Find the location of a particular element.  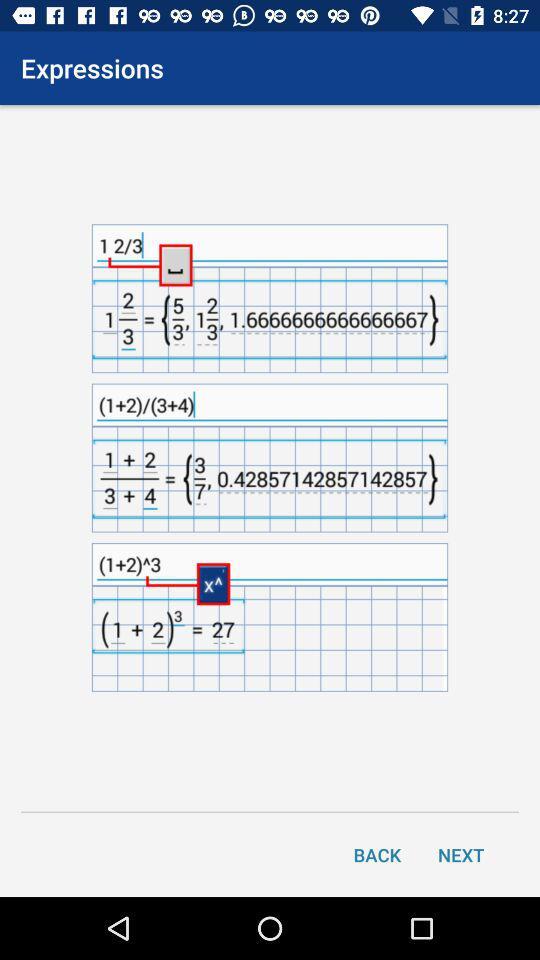

next item is located at coordinates (461, 853).